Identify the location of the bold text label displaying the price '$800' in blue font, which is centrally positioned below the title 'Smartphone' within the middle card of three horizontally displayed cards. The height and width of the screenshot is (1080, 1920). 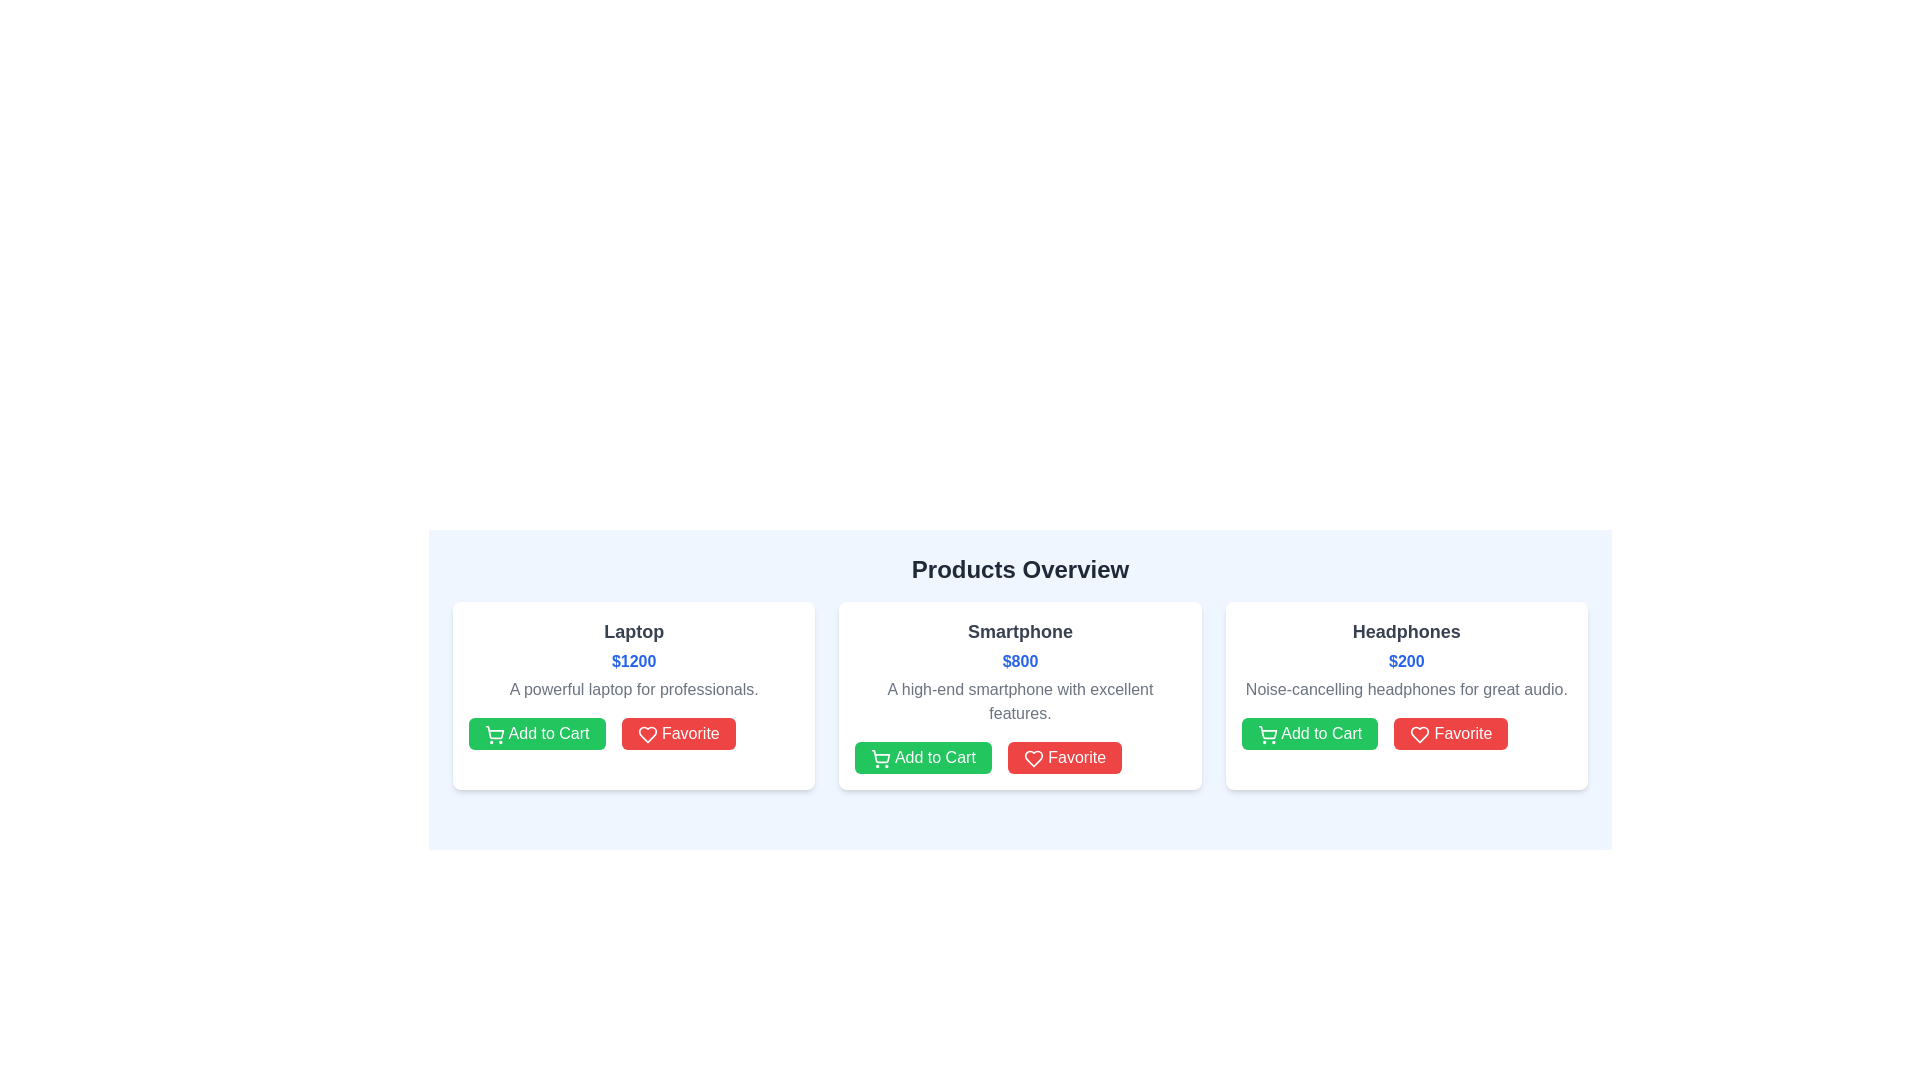
(1020, 662).